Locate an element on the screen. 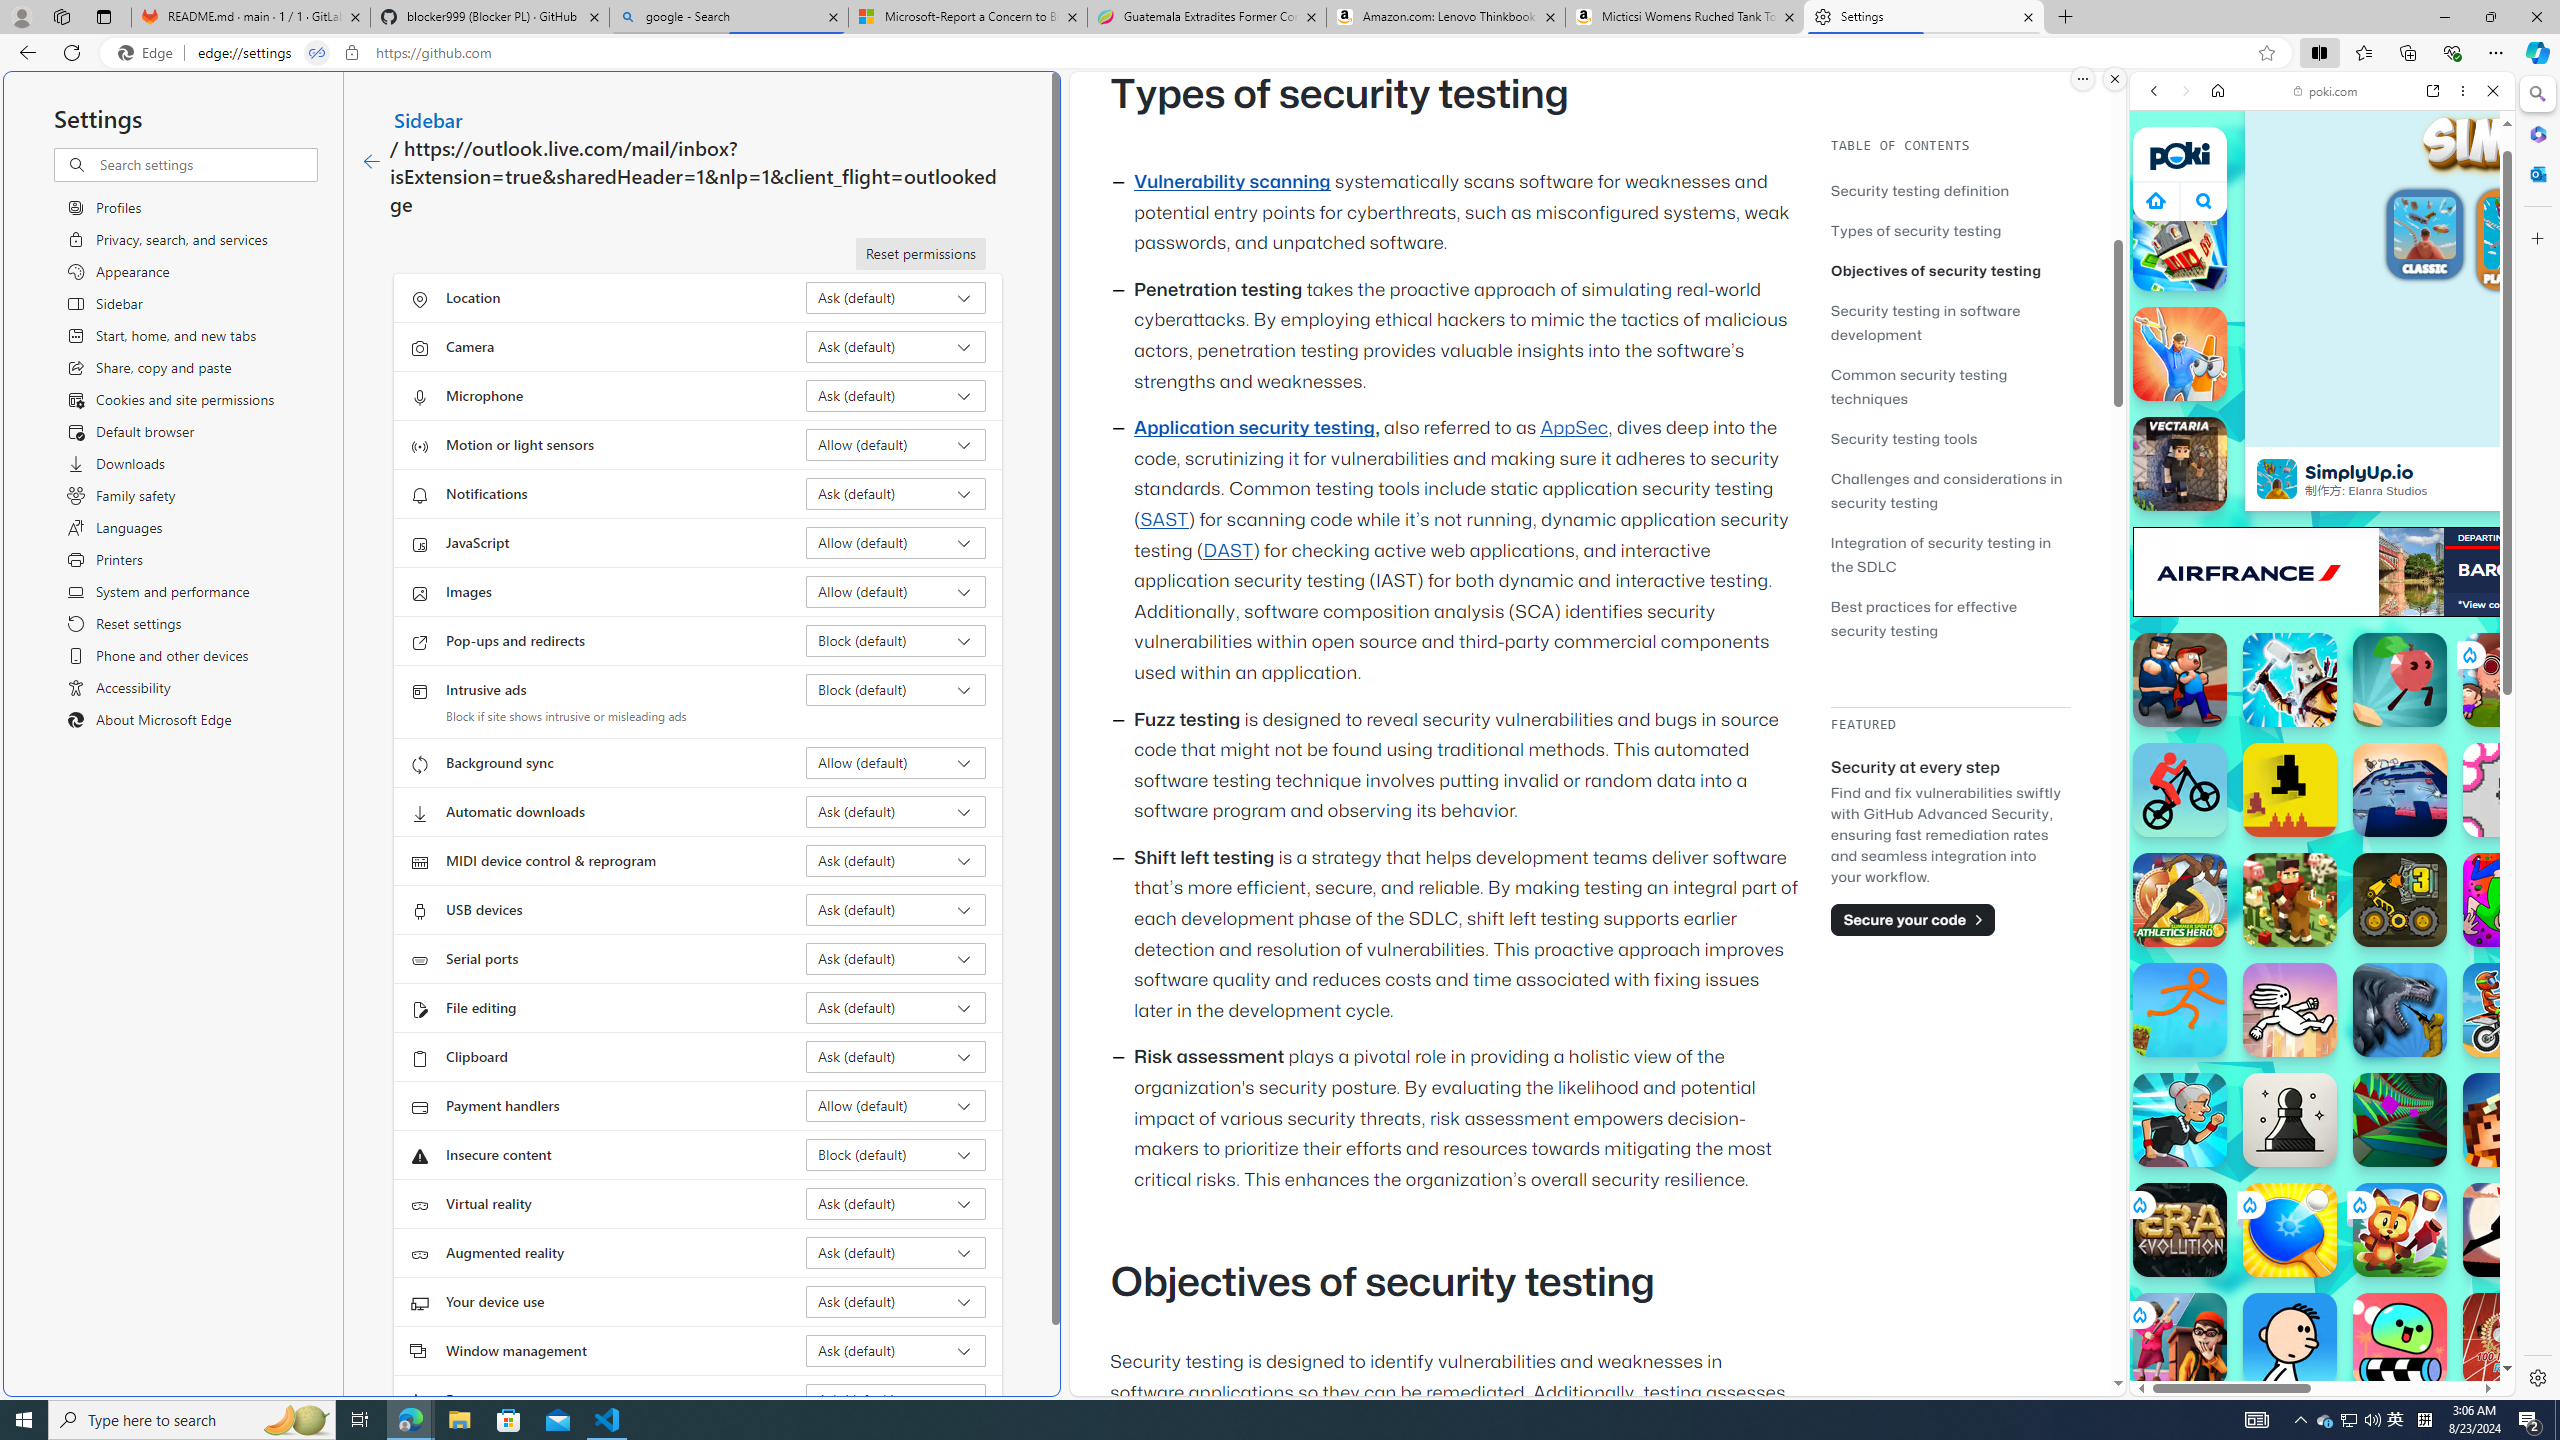 This screenshot has width=2560, height=1440. 'Location Ask (default)' is located at coordinates (896, 298).